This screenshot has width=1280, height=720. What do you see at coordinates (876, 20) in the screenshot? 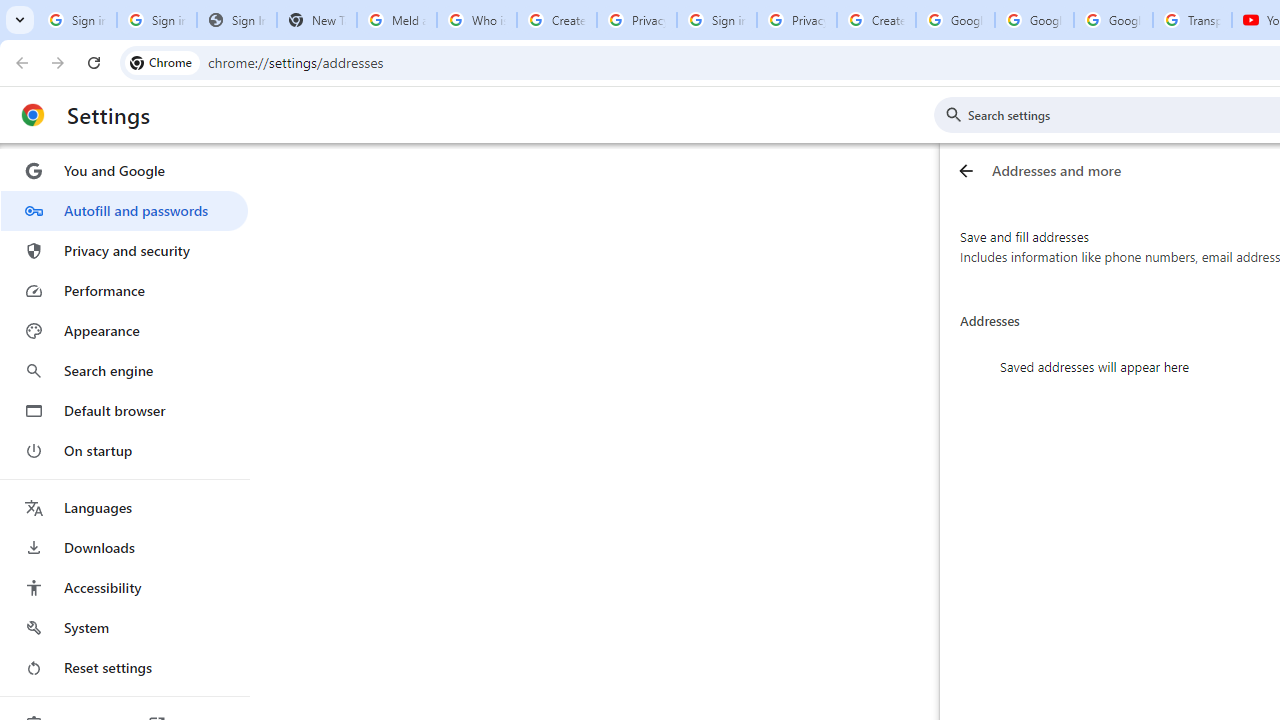
I see `'Create your Google Account'` at bounding box center [876, 20].